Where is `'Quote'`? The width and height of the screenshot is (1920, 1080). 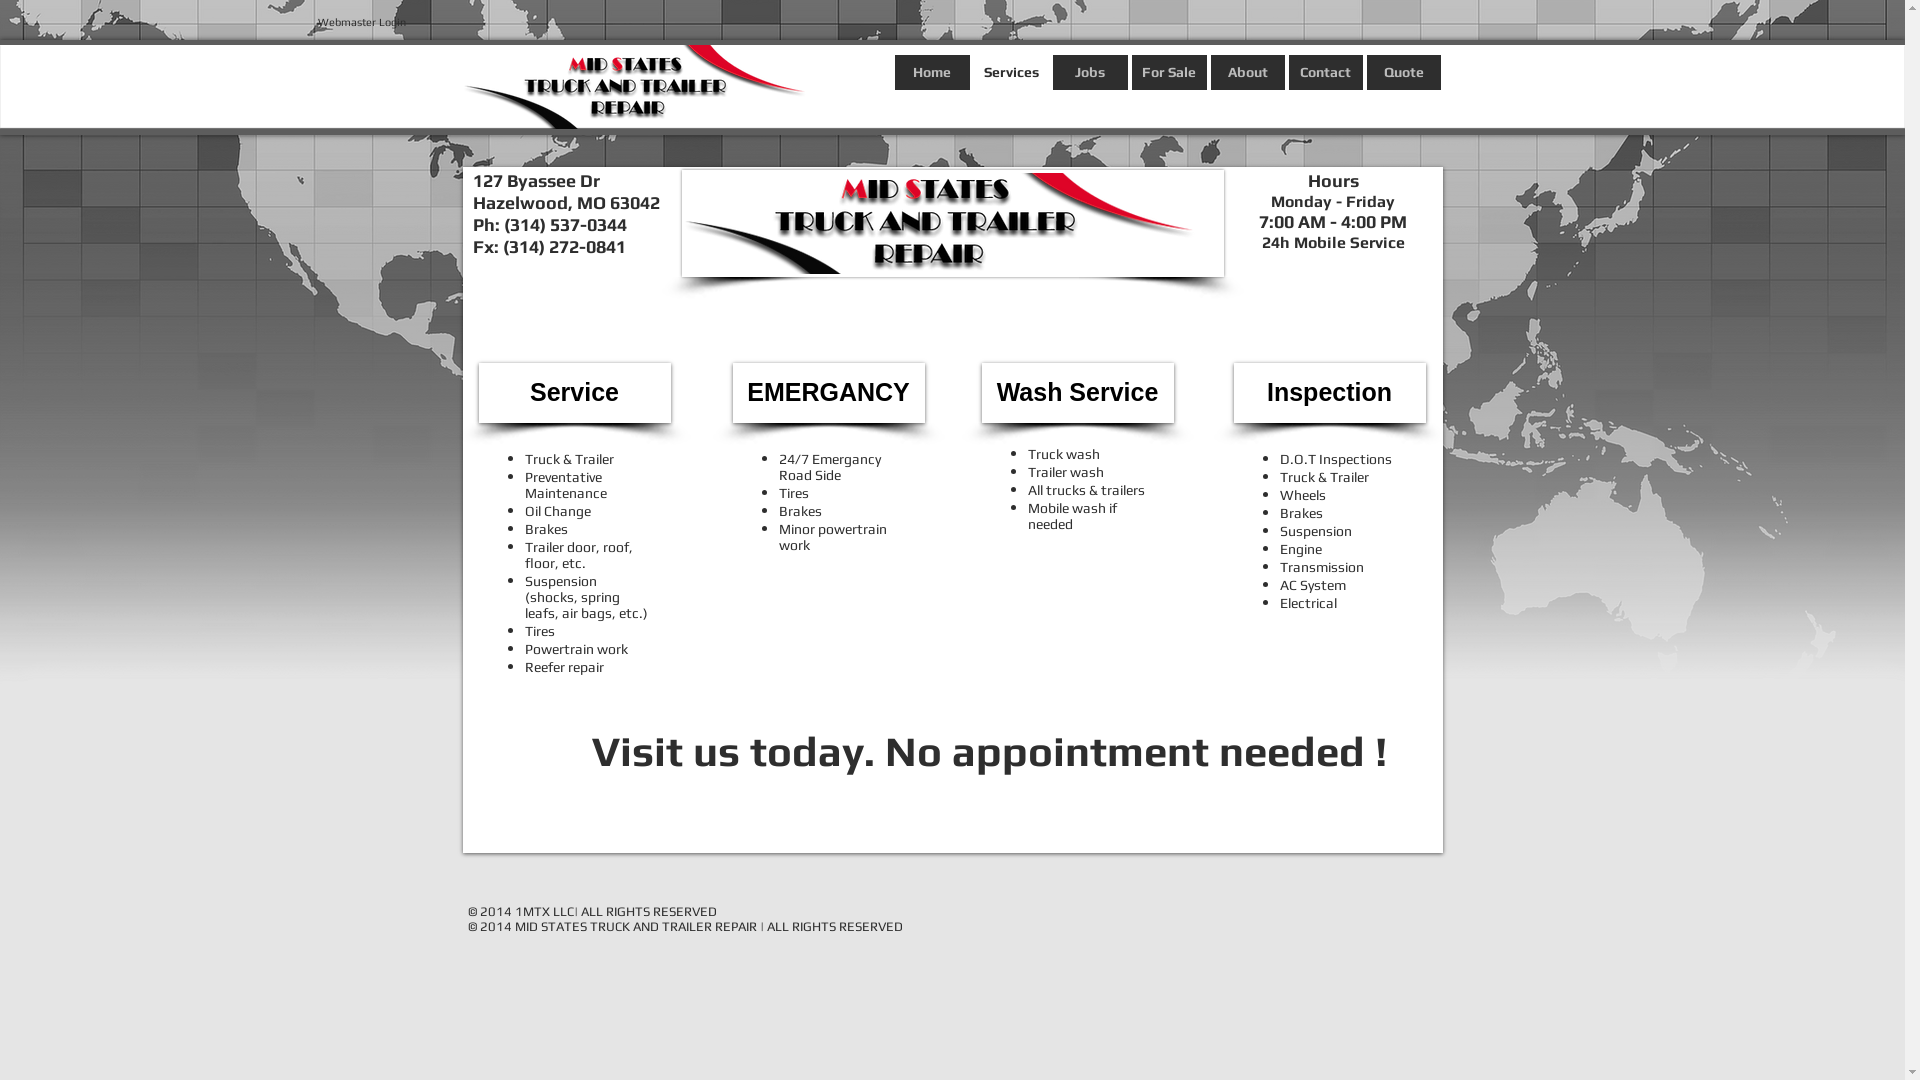 'Quote' is located at coordinates (1401, 71).